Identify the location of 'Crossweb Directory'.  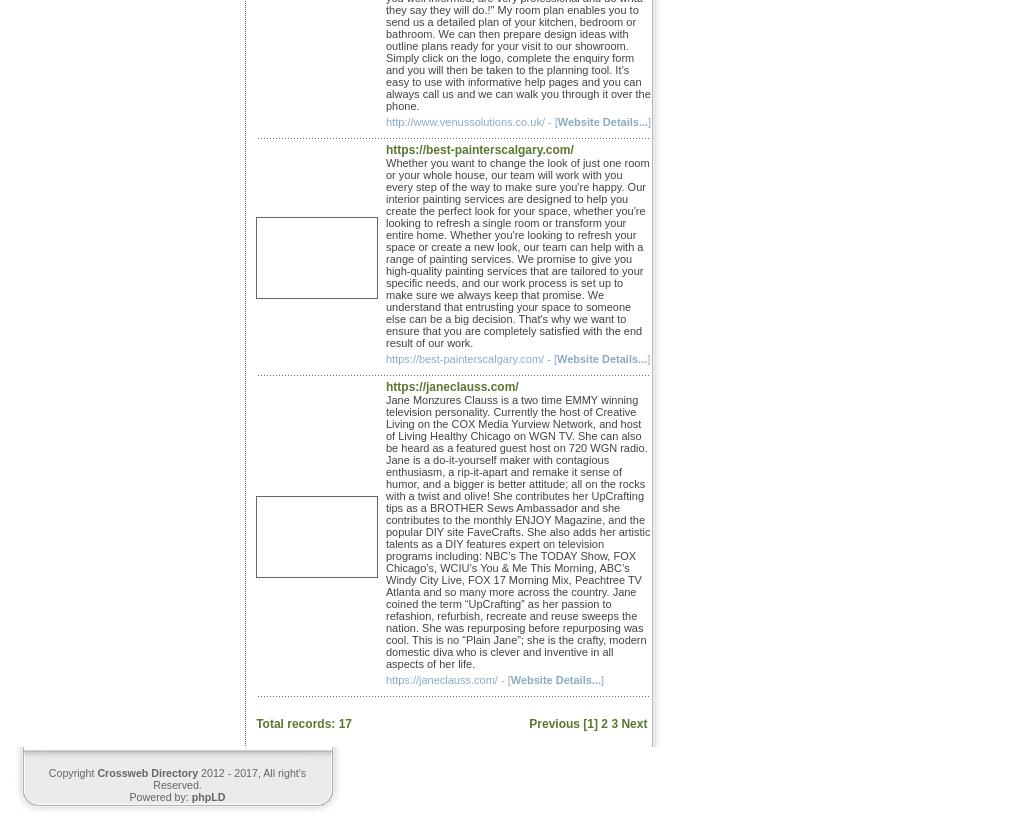
(146, 771).